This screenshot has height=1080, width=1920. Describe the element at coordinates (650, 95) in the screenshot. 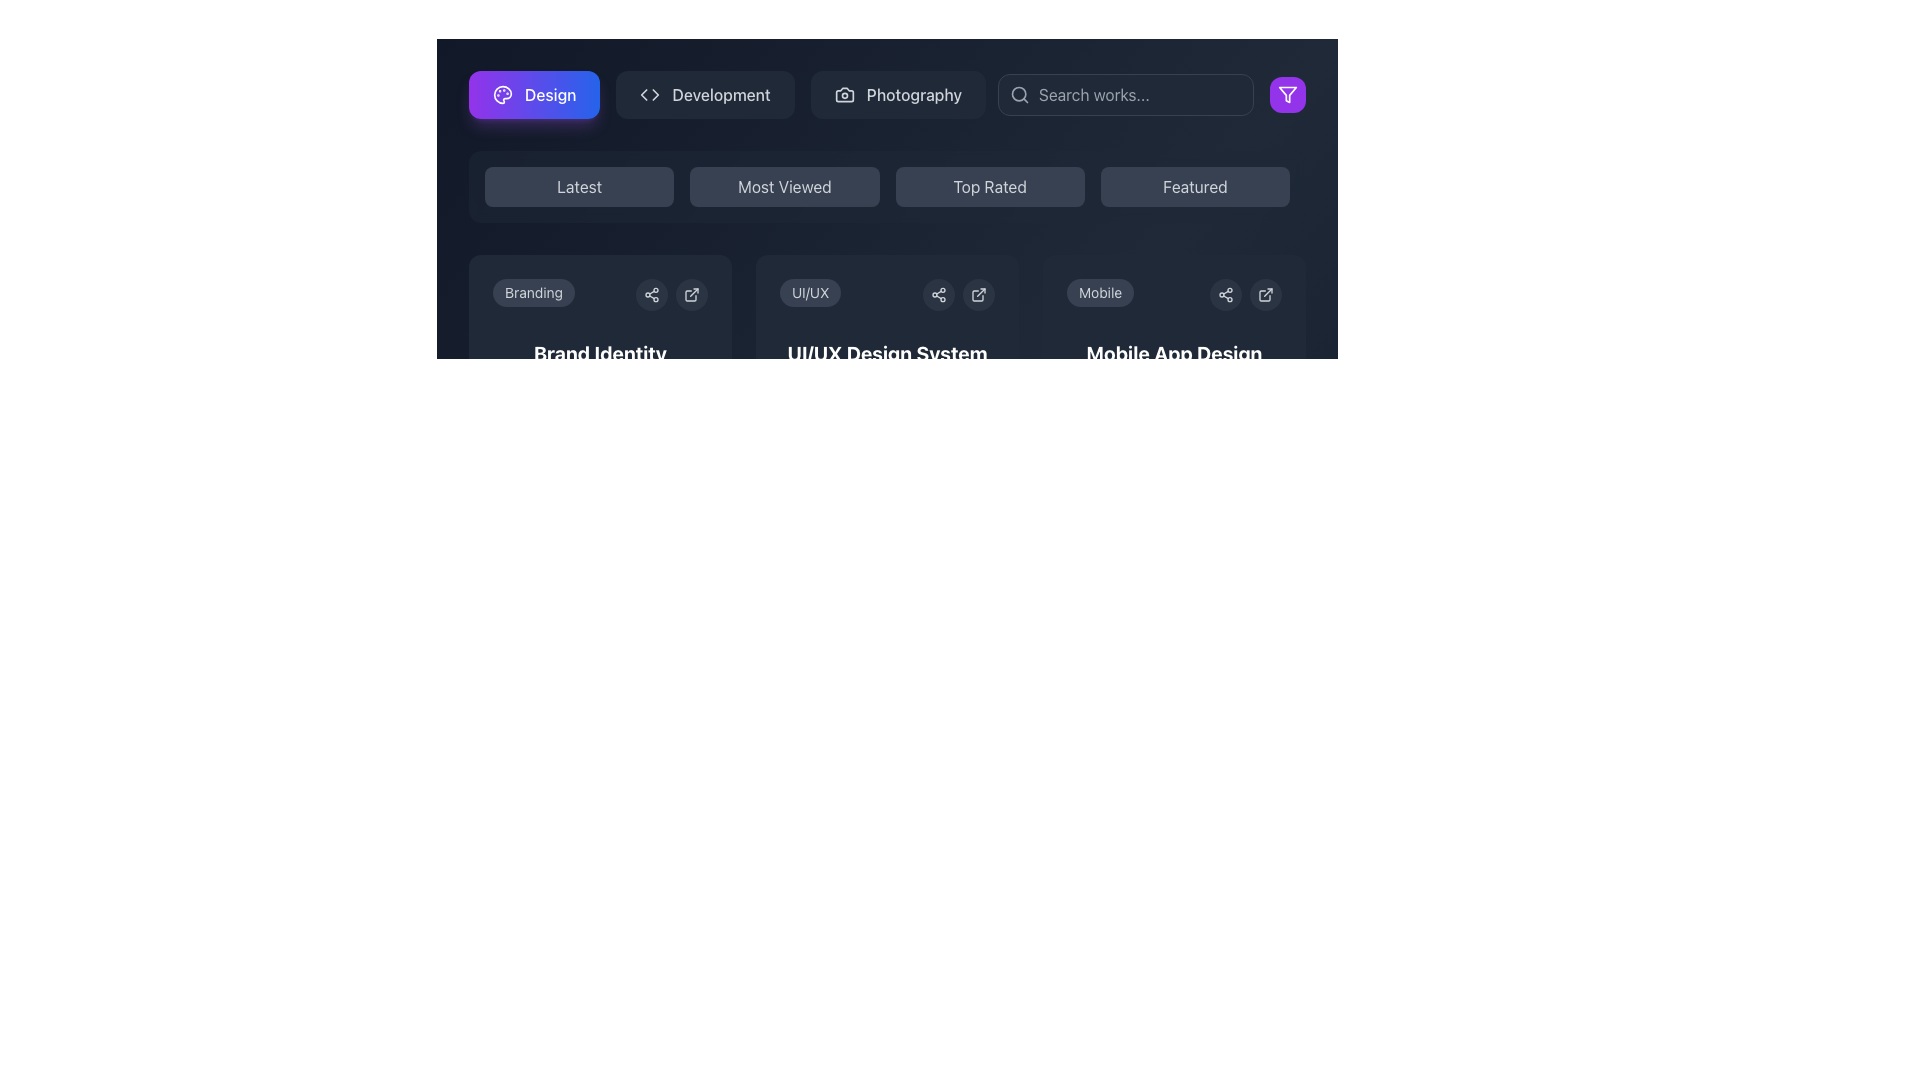

I see `the visual representation of the code symbol icon located to the left of the text 'development' in the button labeled 'development'` at that location.